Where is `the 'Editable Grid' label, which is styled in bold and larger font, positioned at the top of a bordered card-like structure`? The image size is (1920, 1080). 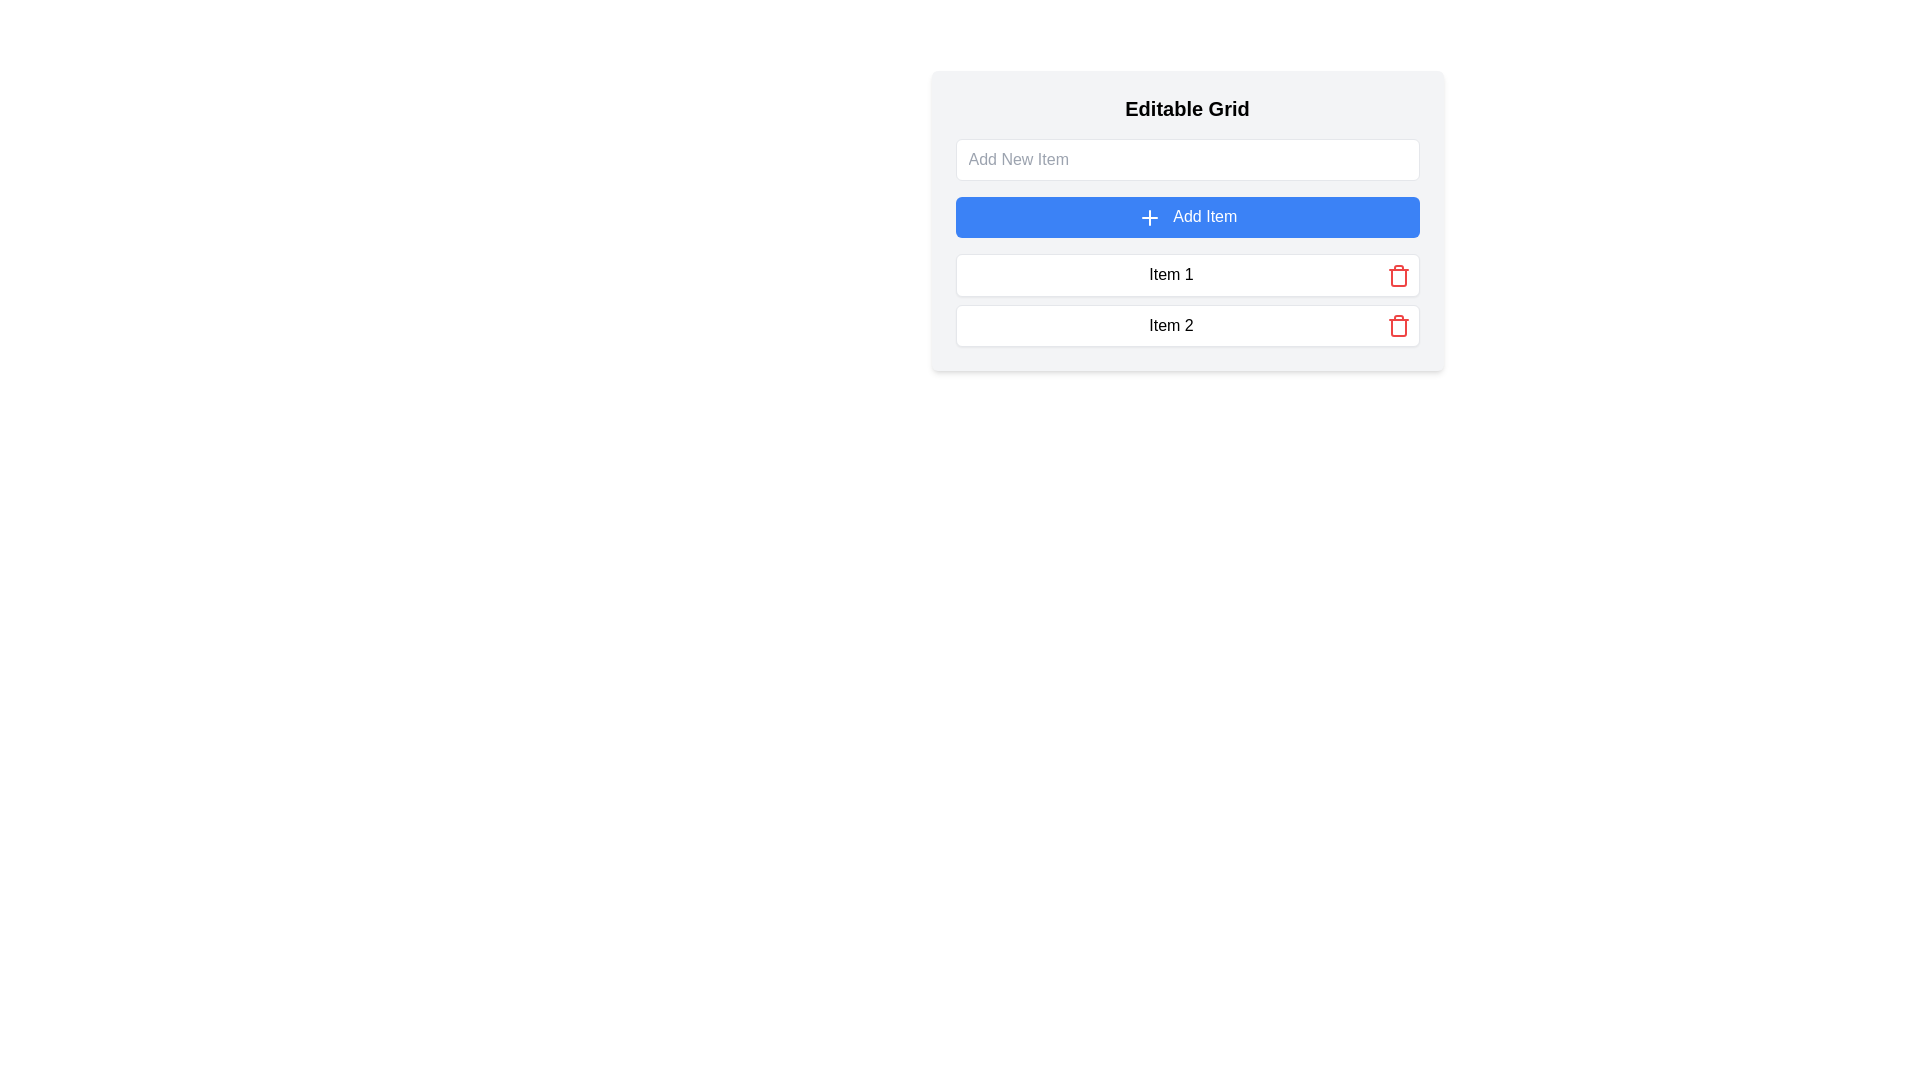 the 'Editable Grid' label, which is styled in bold and larger font, positioned at the top of a bordered card-like structure is located at coordinates (1187, 108).